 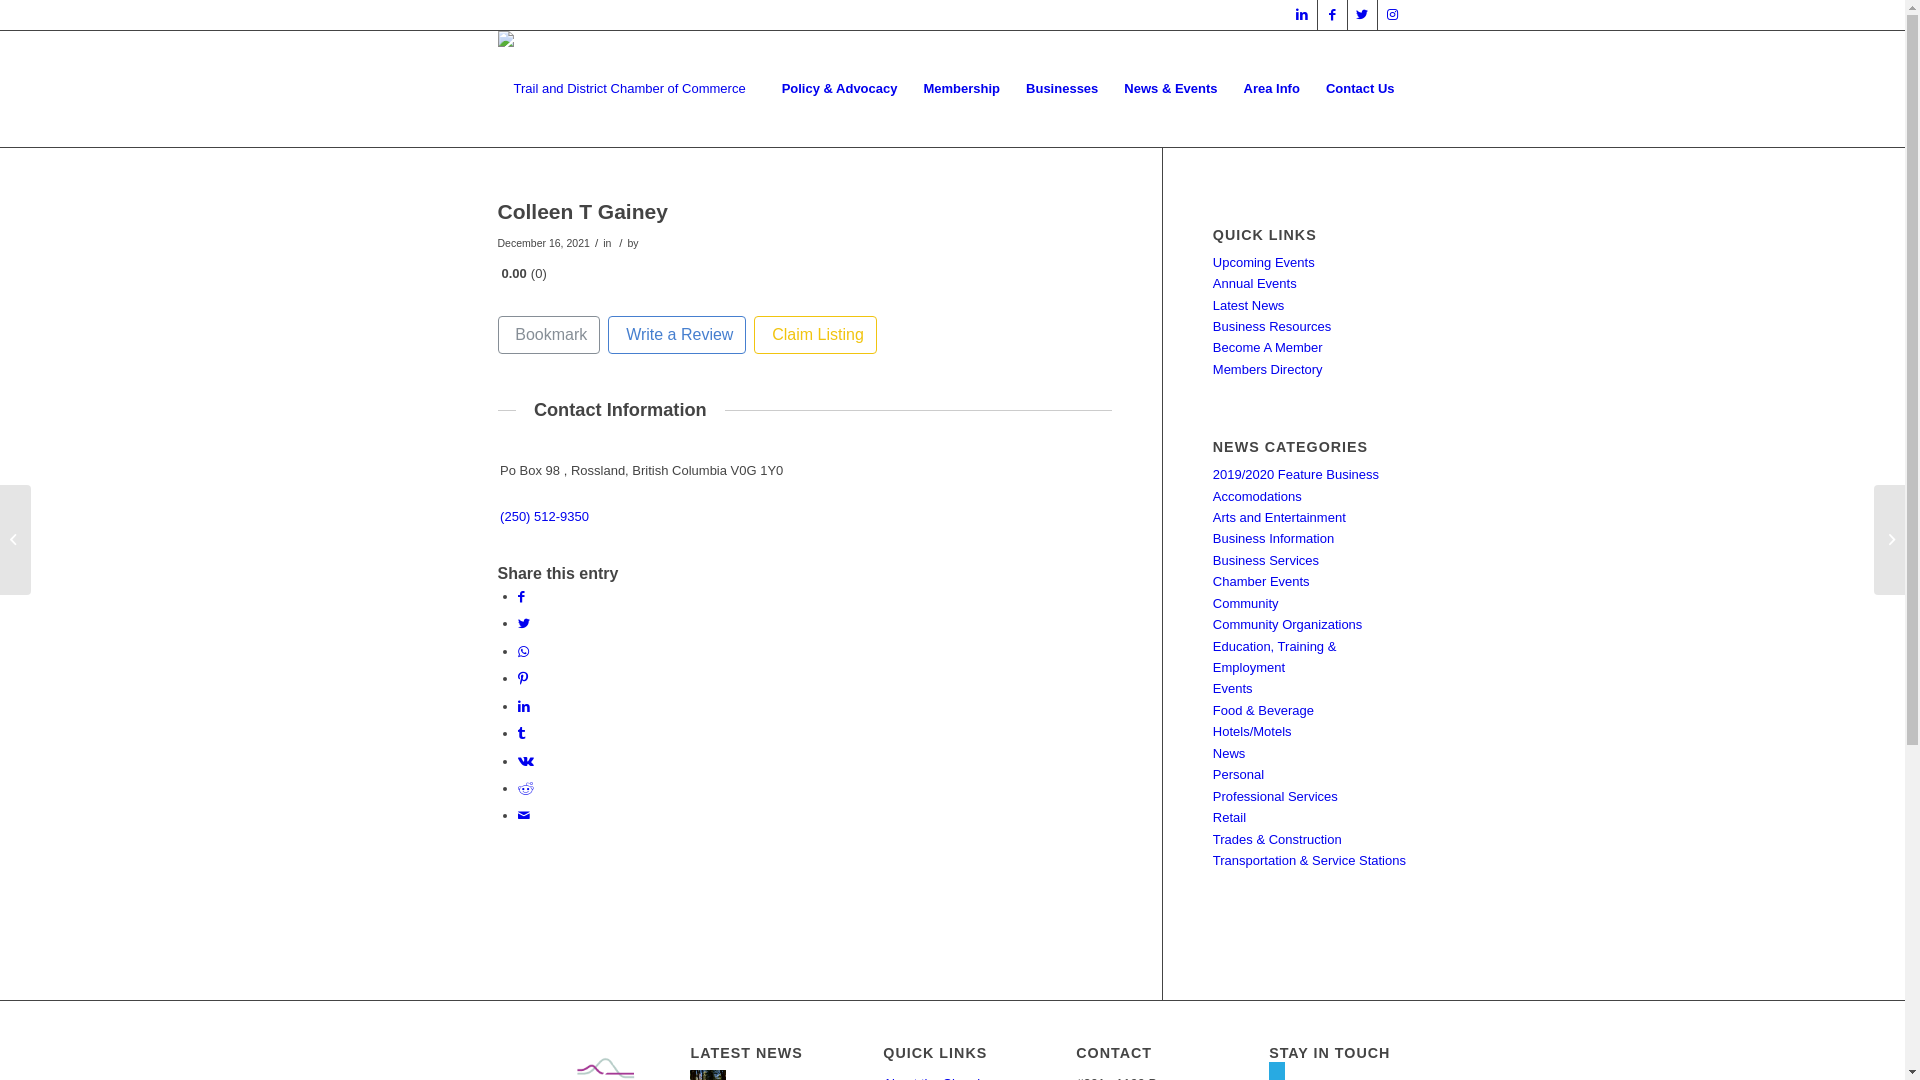 What do you see at coordinates (544, 515) in the screenshot?
I see `'(250) 512-9350'` at bounding box center [544, 515].